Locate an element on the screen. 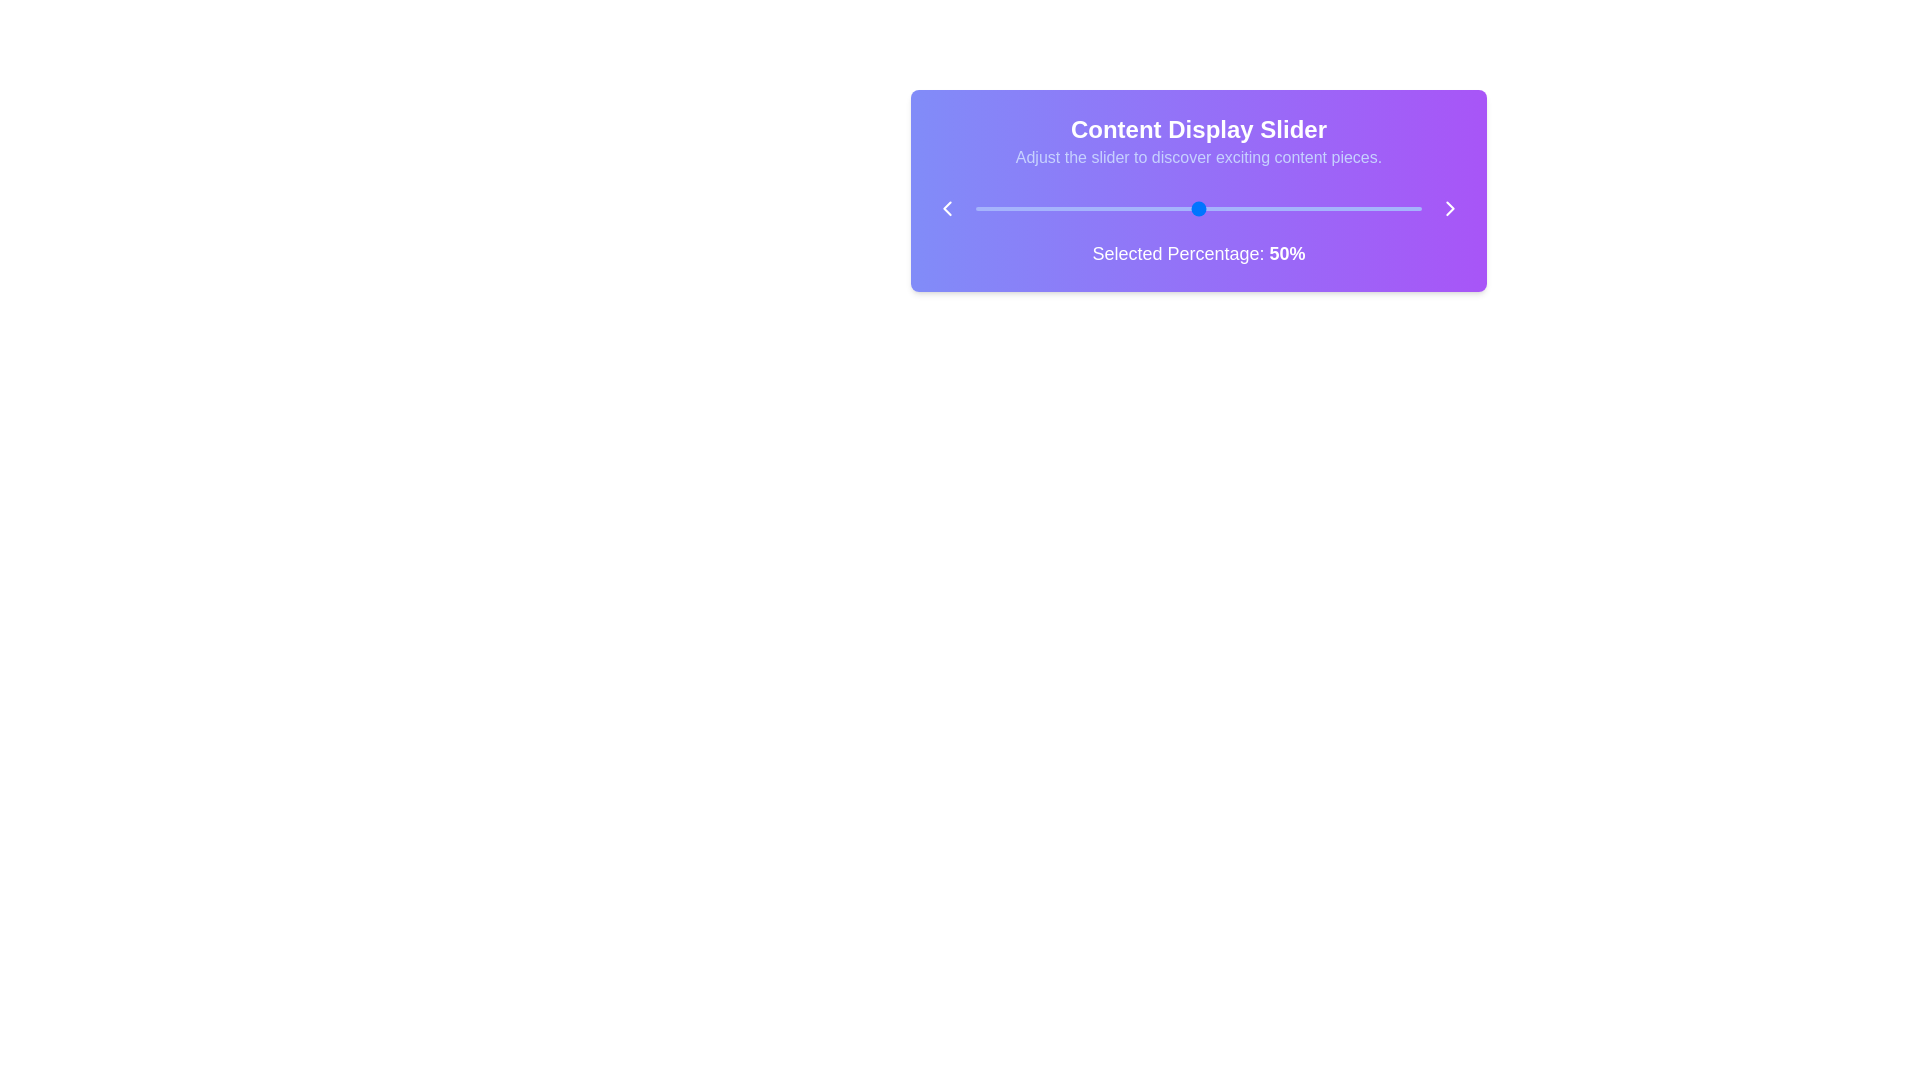 The height and width of the screenshot is (1080, 1920). the right chevron icon to trigger the slider increment is located at coordinates (1450, 208).